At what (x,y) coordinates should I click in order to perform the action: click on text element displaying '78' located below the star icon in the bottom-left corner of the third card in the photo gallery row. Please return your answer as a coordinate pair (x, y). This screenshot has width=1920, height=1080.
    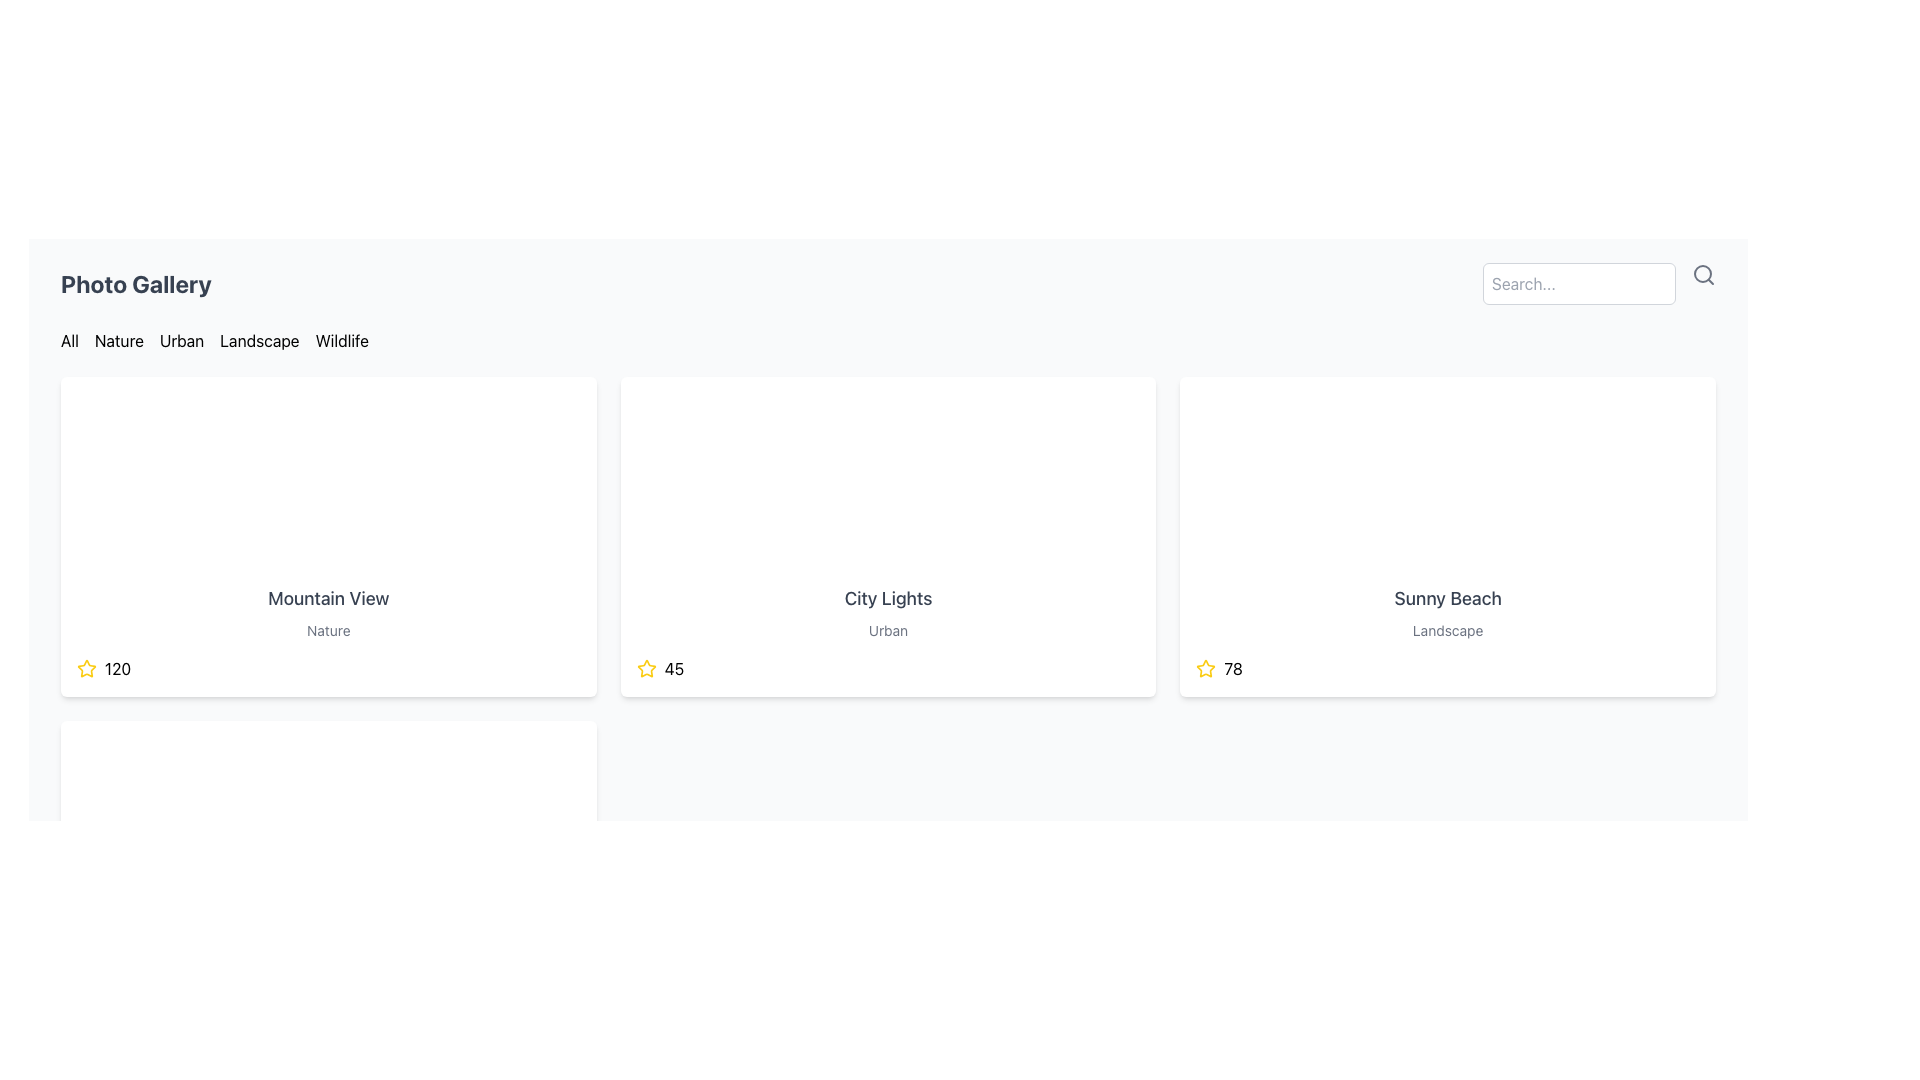
    Looking at the image, I should click on (1232, 668).